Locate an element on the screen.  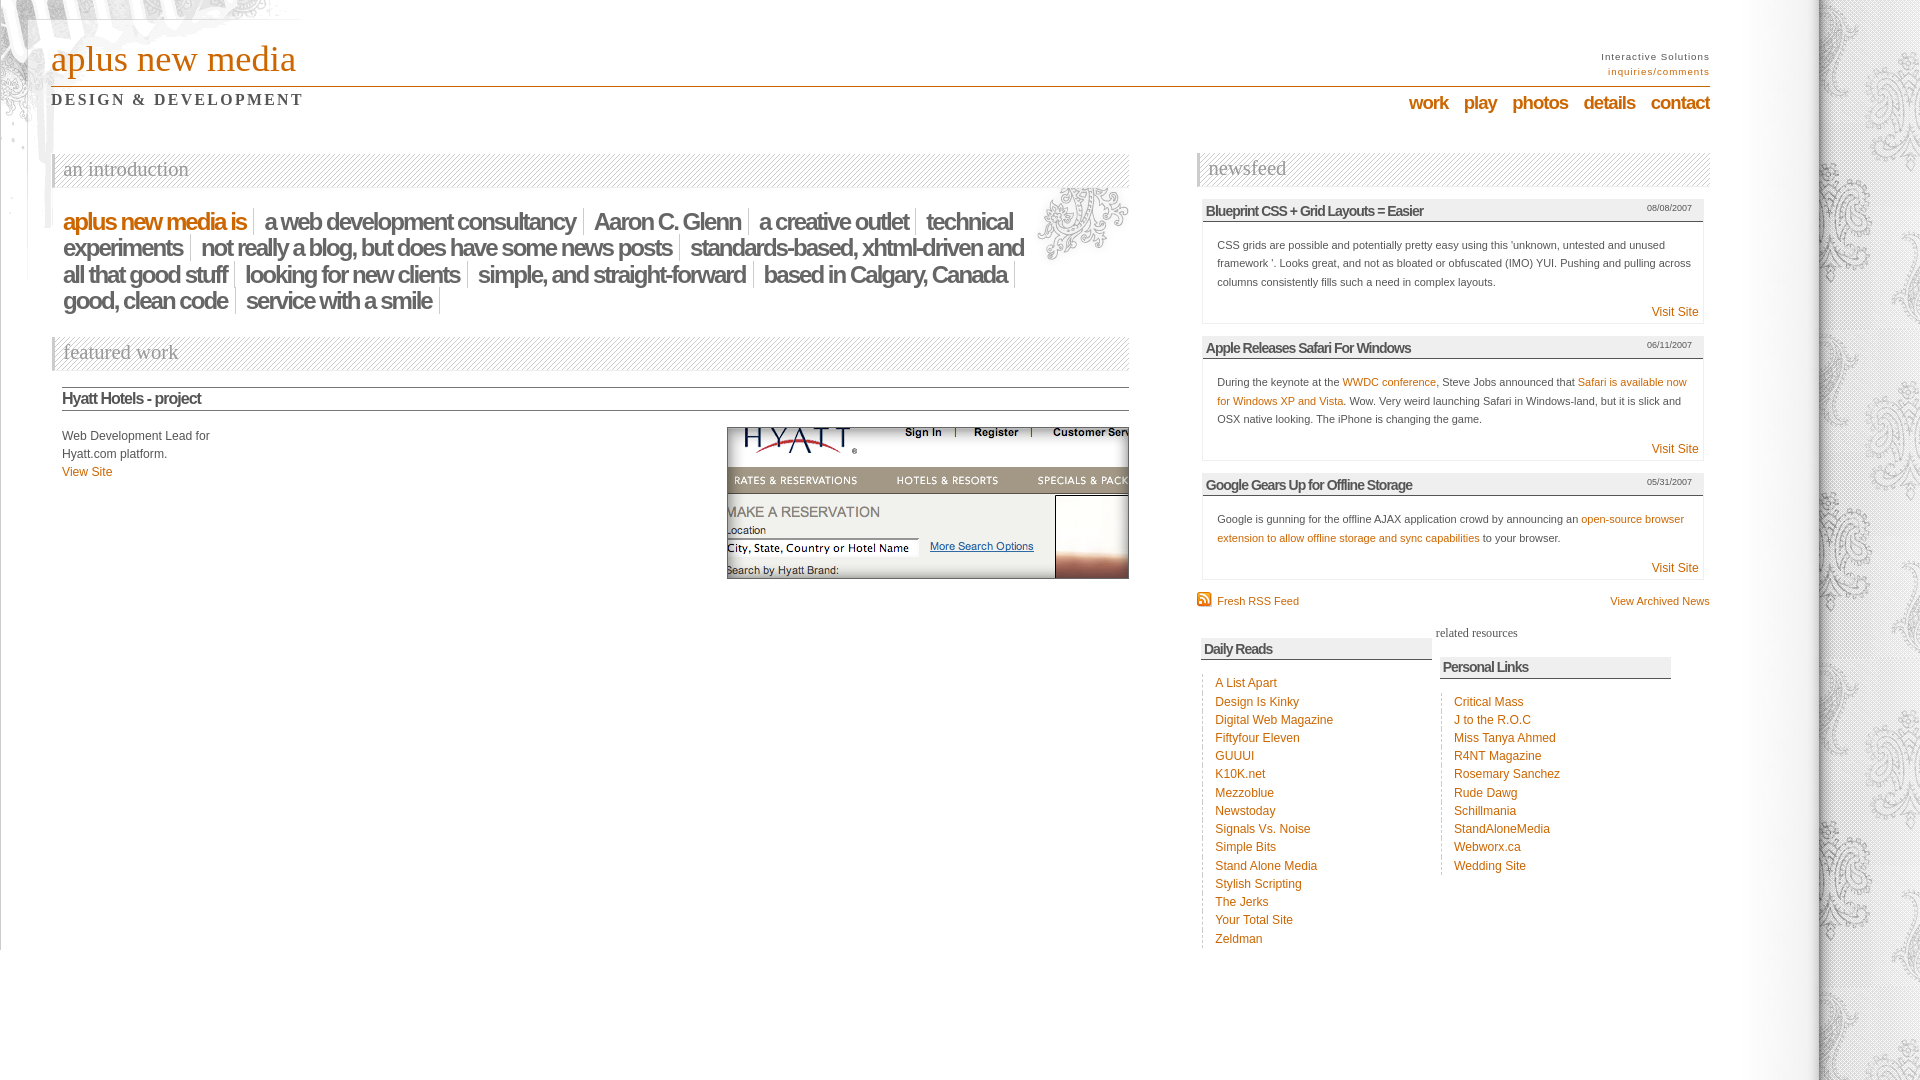
'work' is located at coordinates (1427, 102).